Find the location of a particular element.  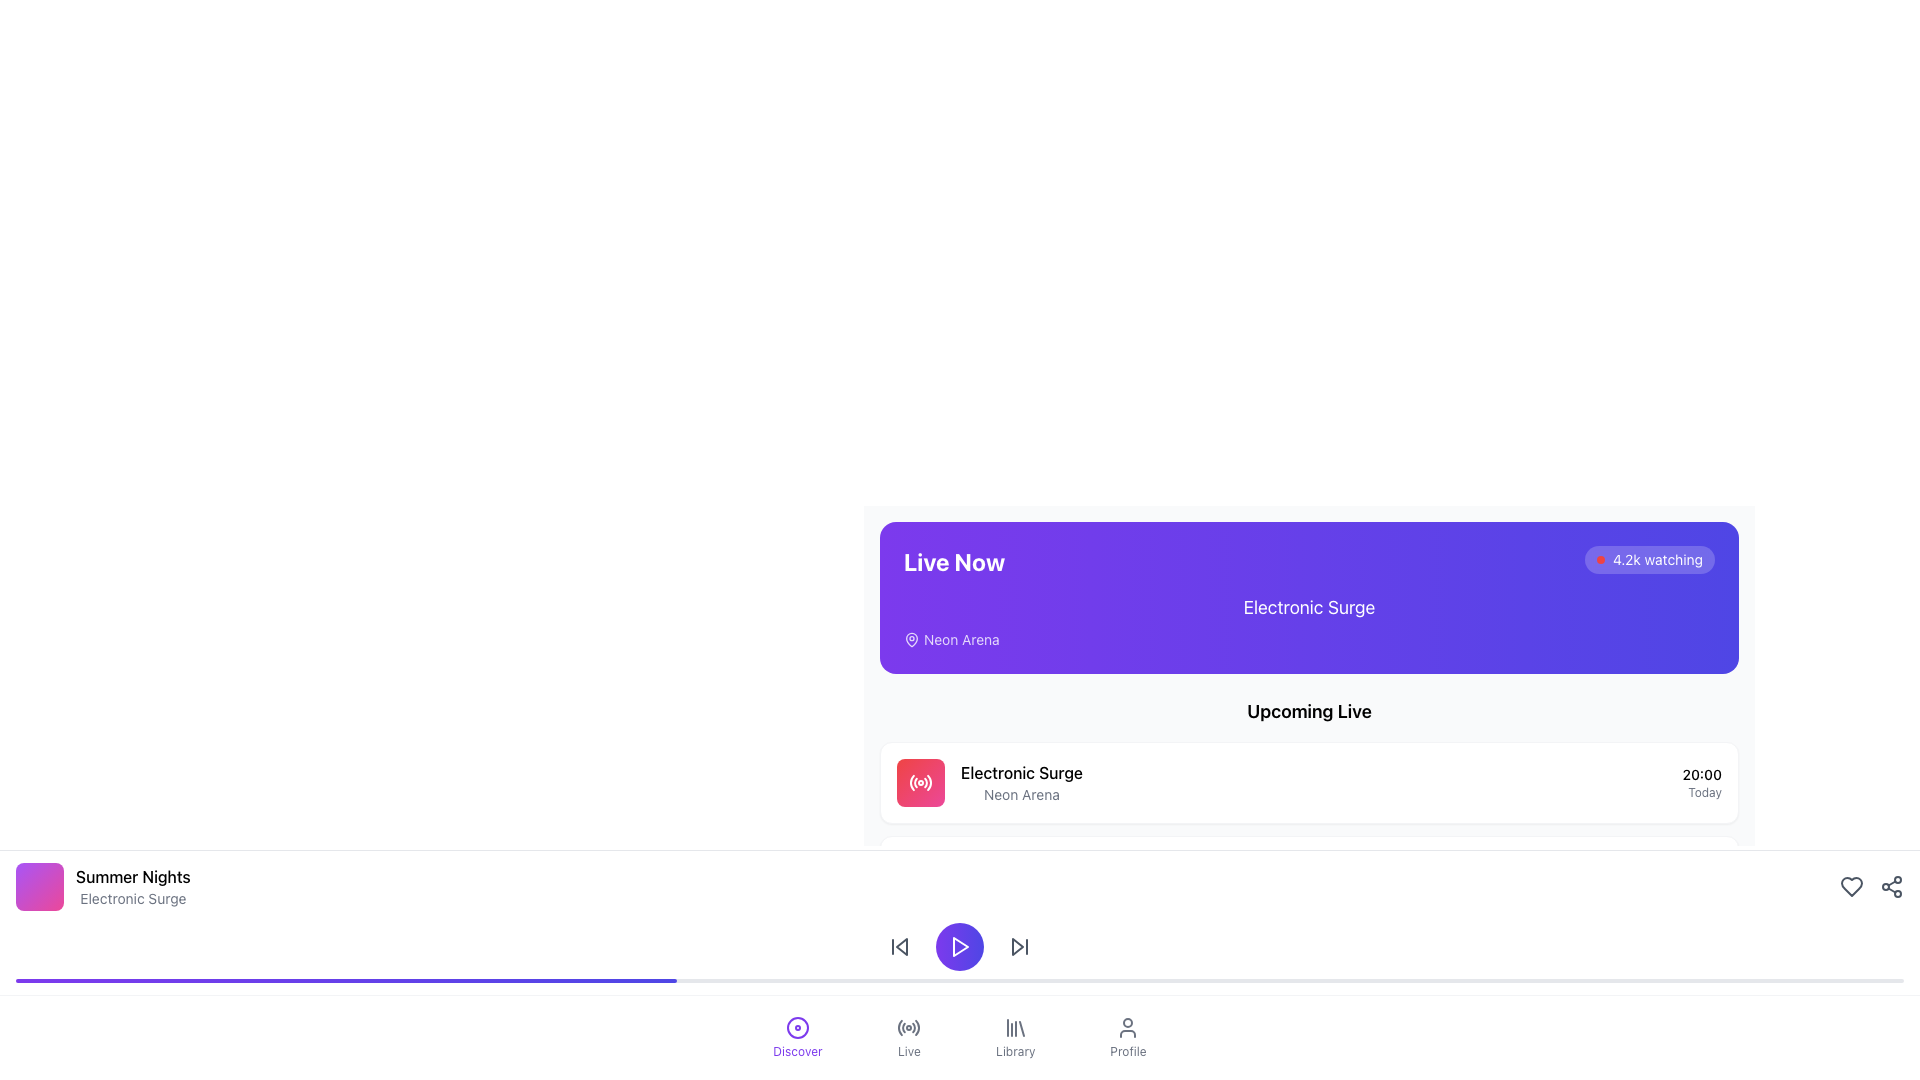

text label indicating the name of an event, program, or item located beneath the 'Live Now' purple banner, positioned above the text 'Neon Arena' is located at coordinates (1022, 771).